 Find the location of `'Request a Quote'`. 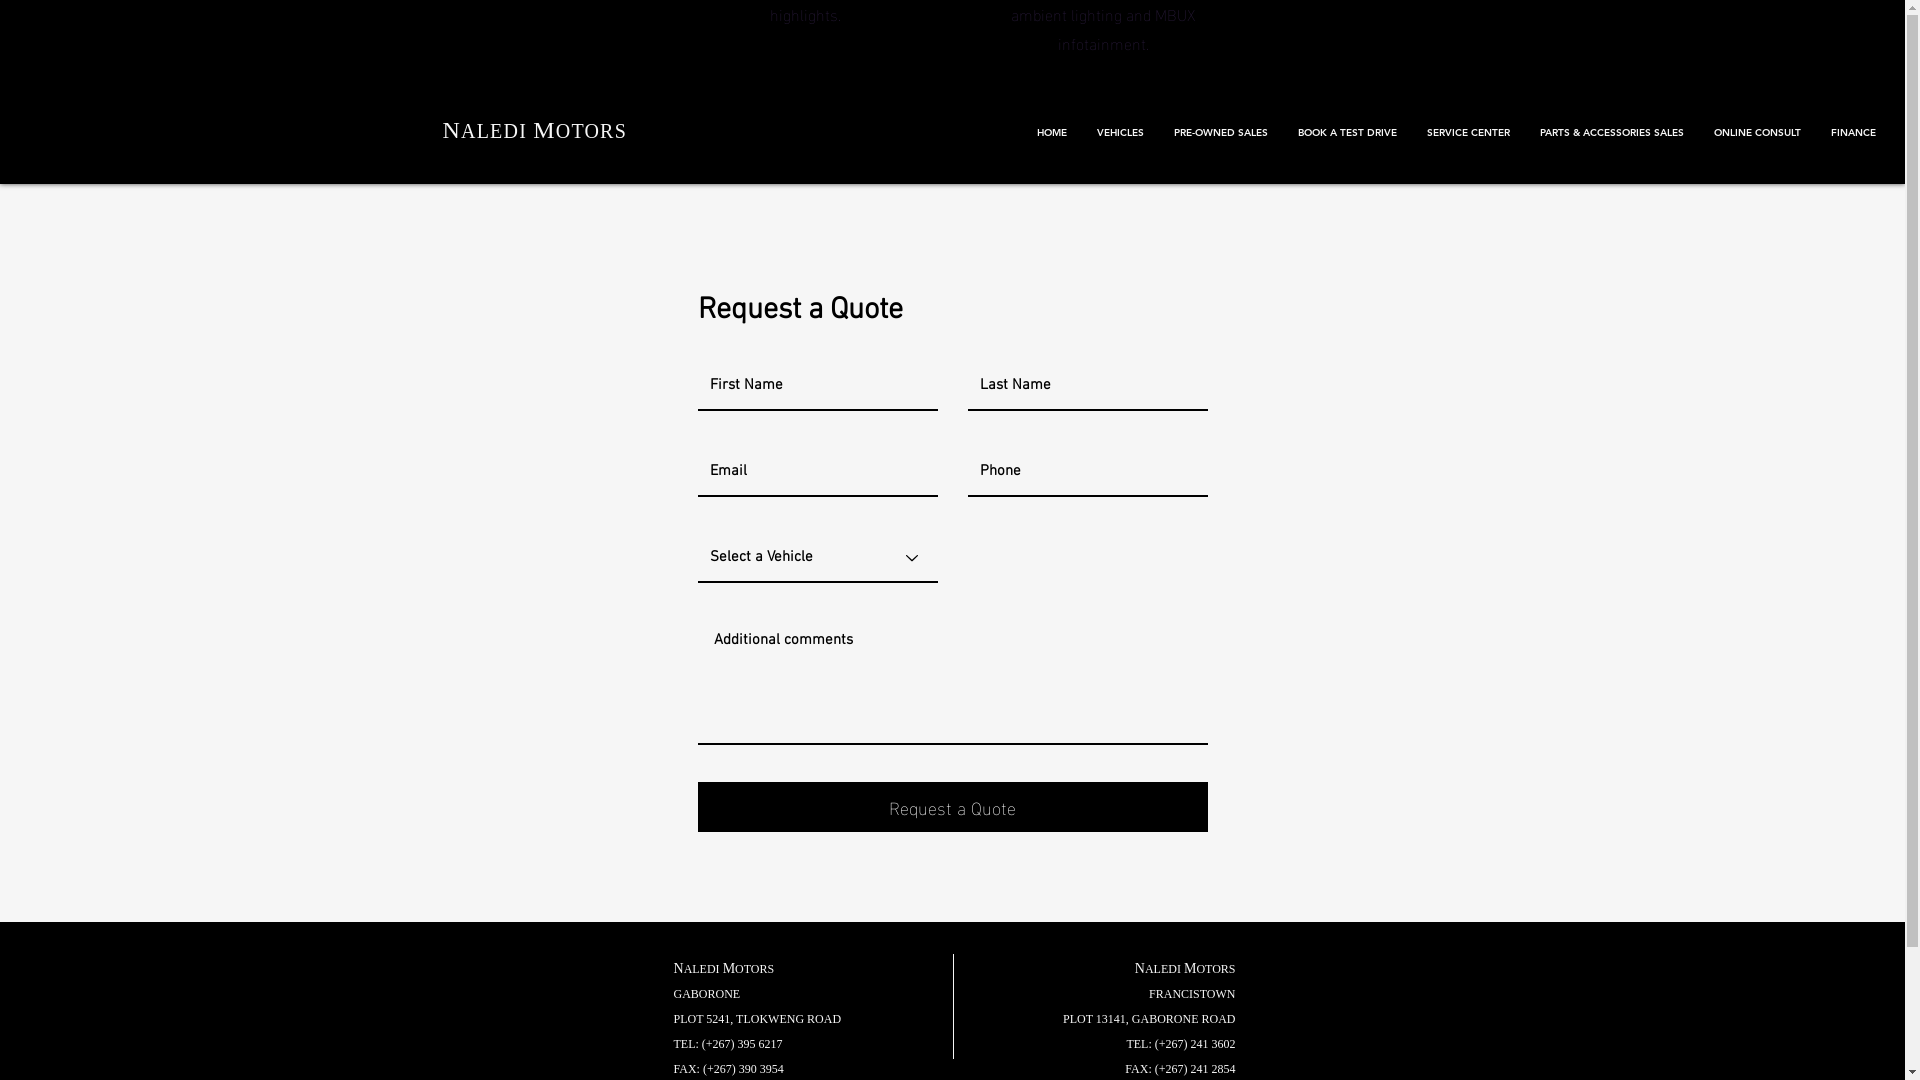

'Request a Quote' is located at coordinates (952, 805).